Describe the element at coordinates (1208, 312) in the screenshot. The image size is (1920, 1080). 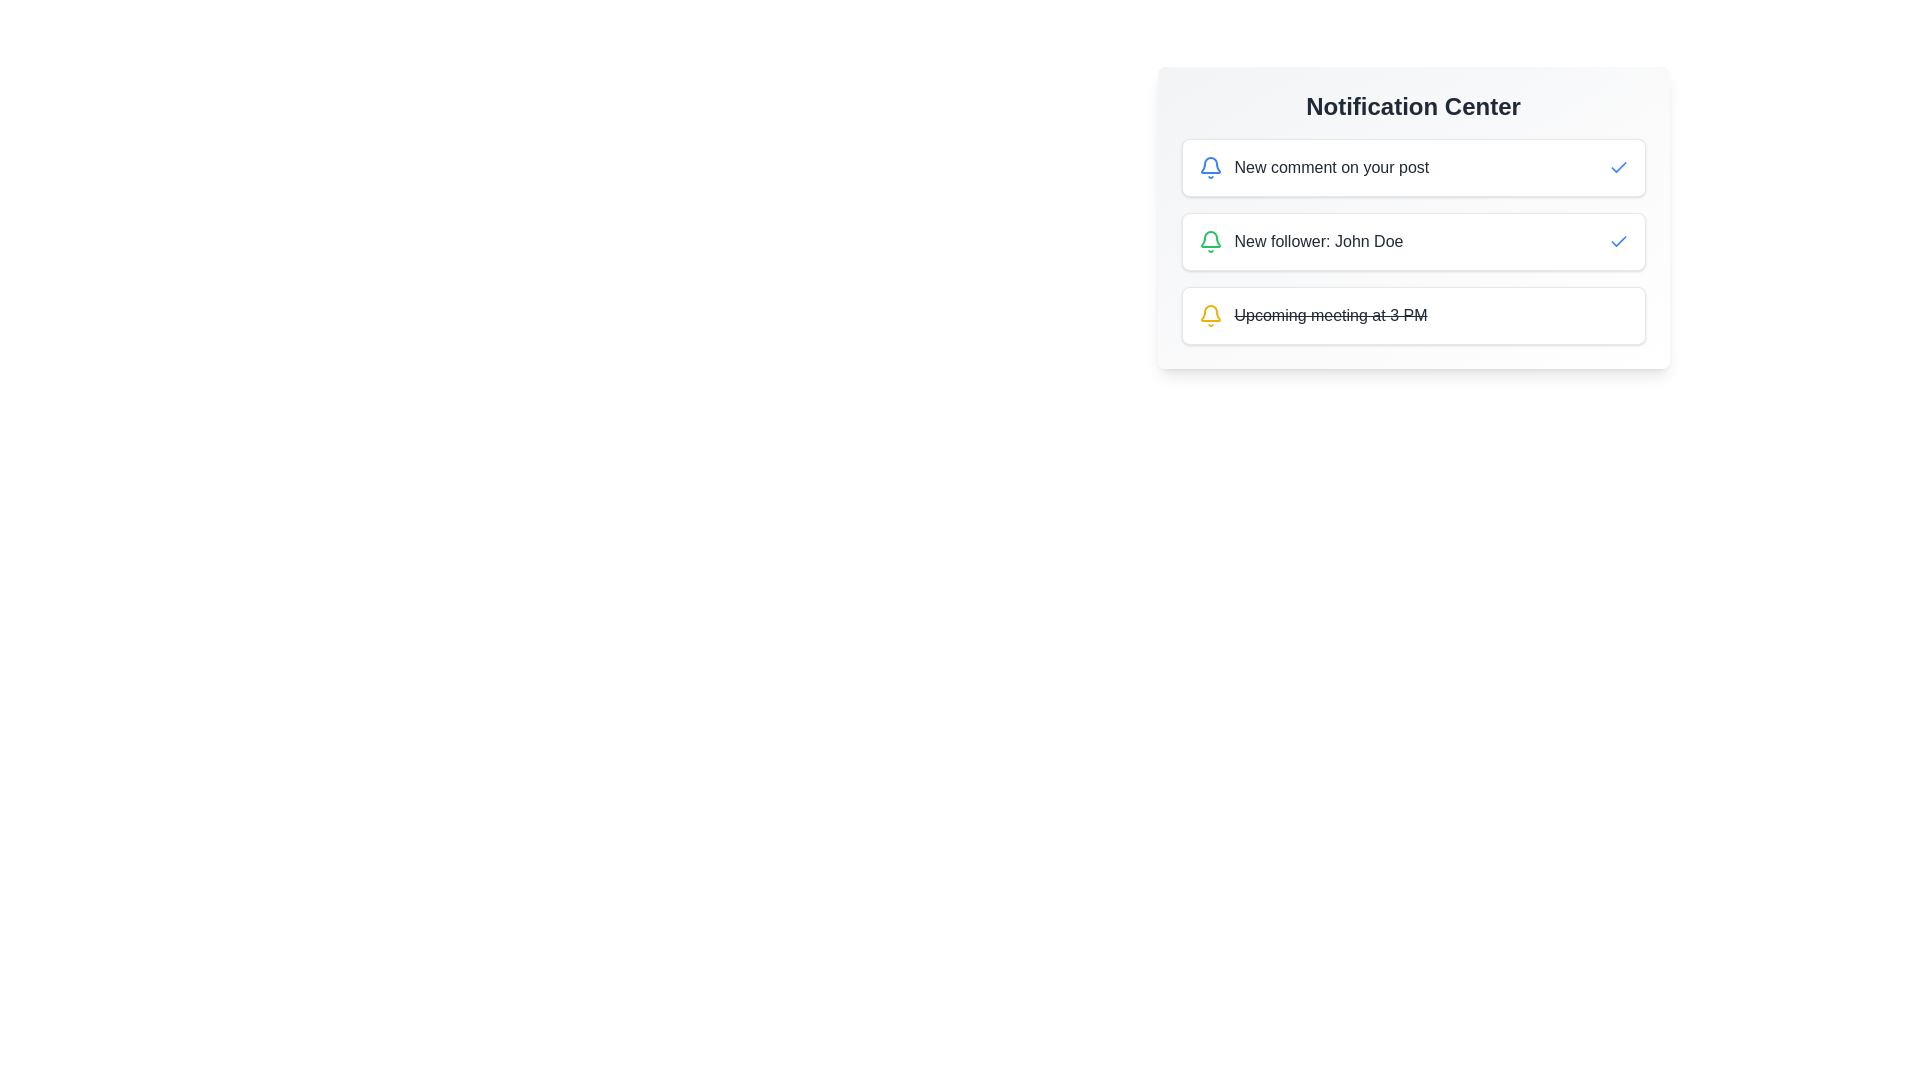
I see `the notification bell icon, which is a yellow minimalist design symbolizing notifications, located in the Notification Center interface` at that location.